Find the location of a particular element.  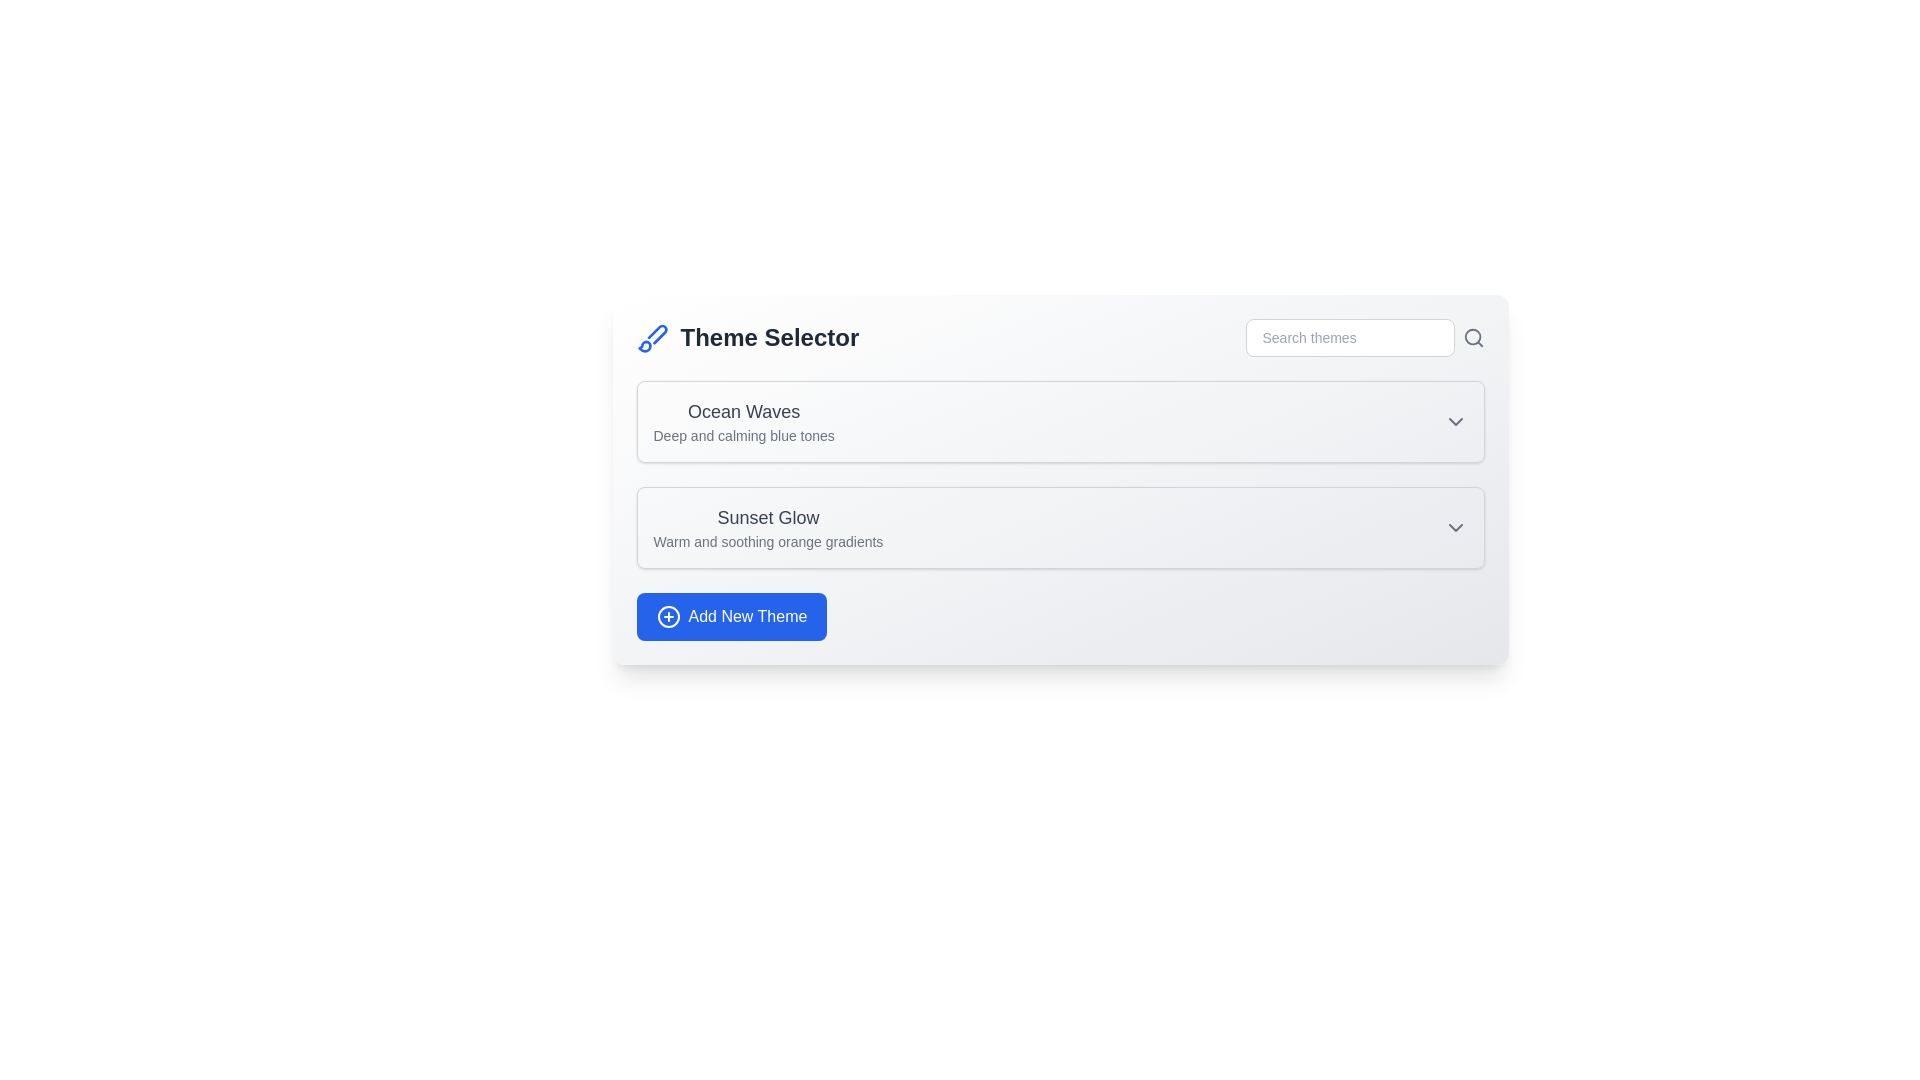

accessibility attributes of the selectable list item titled 'Ocean Waves', which is the uppermost option in the vertical selection list is located at coordinates (1059, 420).